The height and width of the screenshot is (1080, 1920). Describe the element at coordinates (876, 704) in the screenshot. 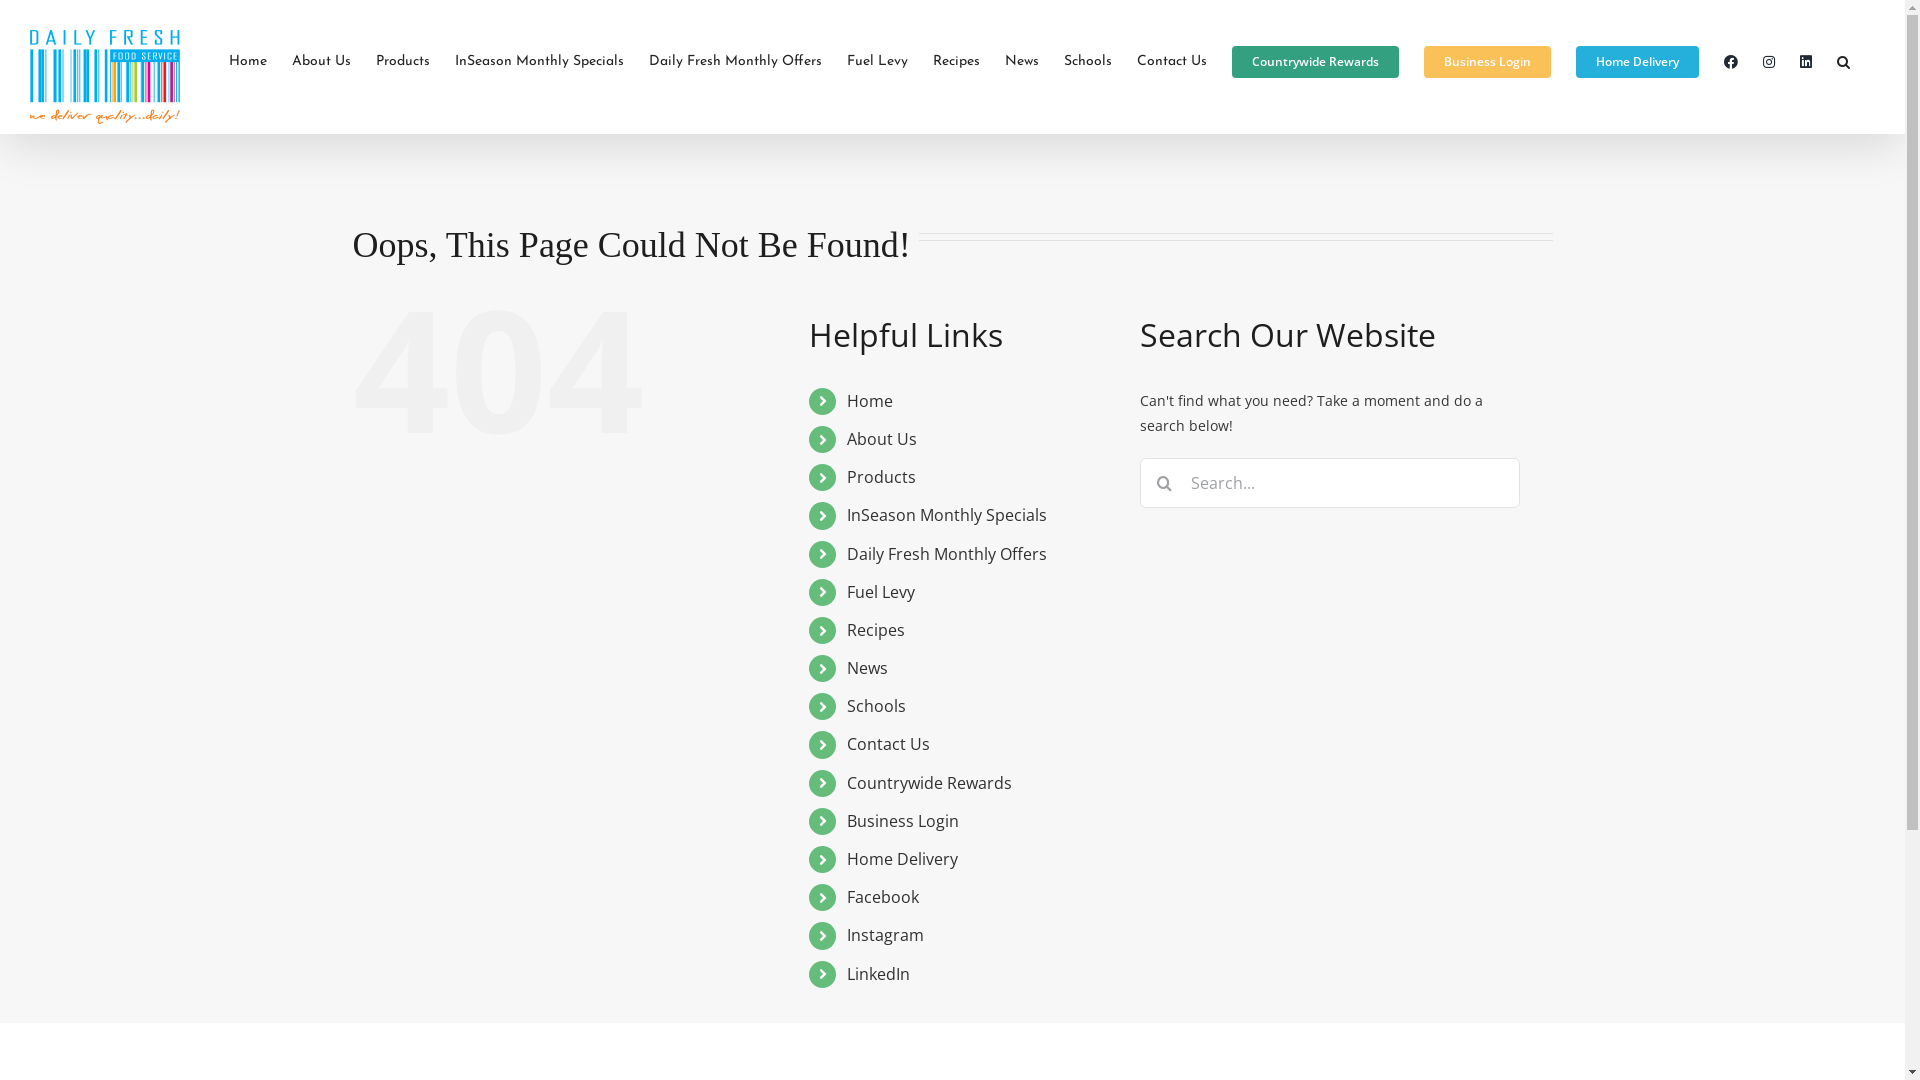

I see `'Schools'` at that location.